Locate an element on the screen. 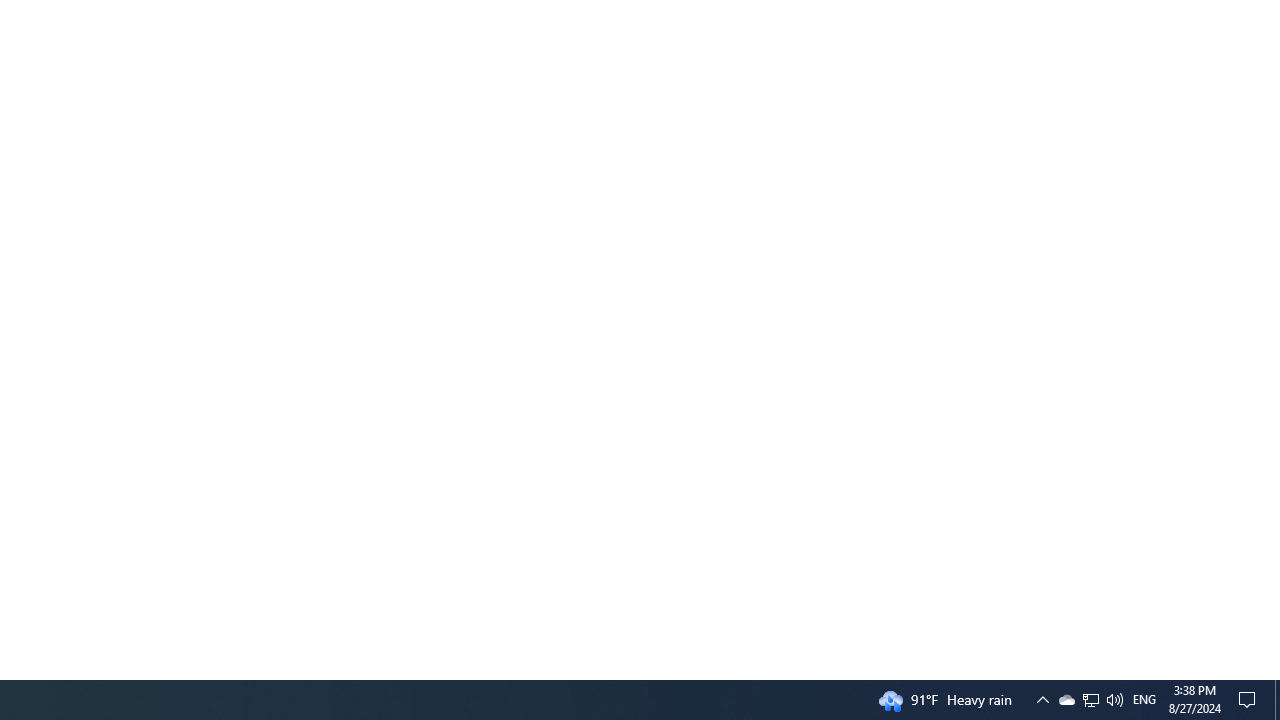 The width and height of the screenshot is (1280, 720). 'Tray Input Indicator - English (United States)' is located at coordinates (1144, 698).